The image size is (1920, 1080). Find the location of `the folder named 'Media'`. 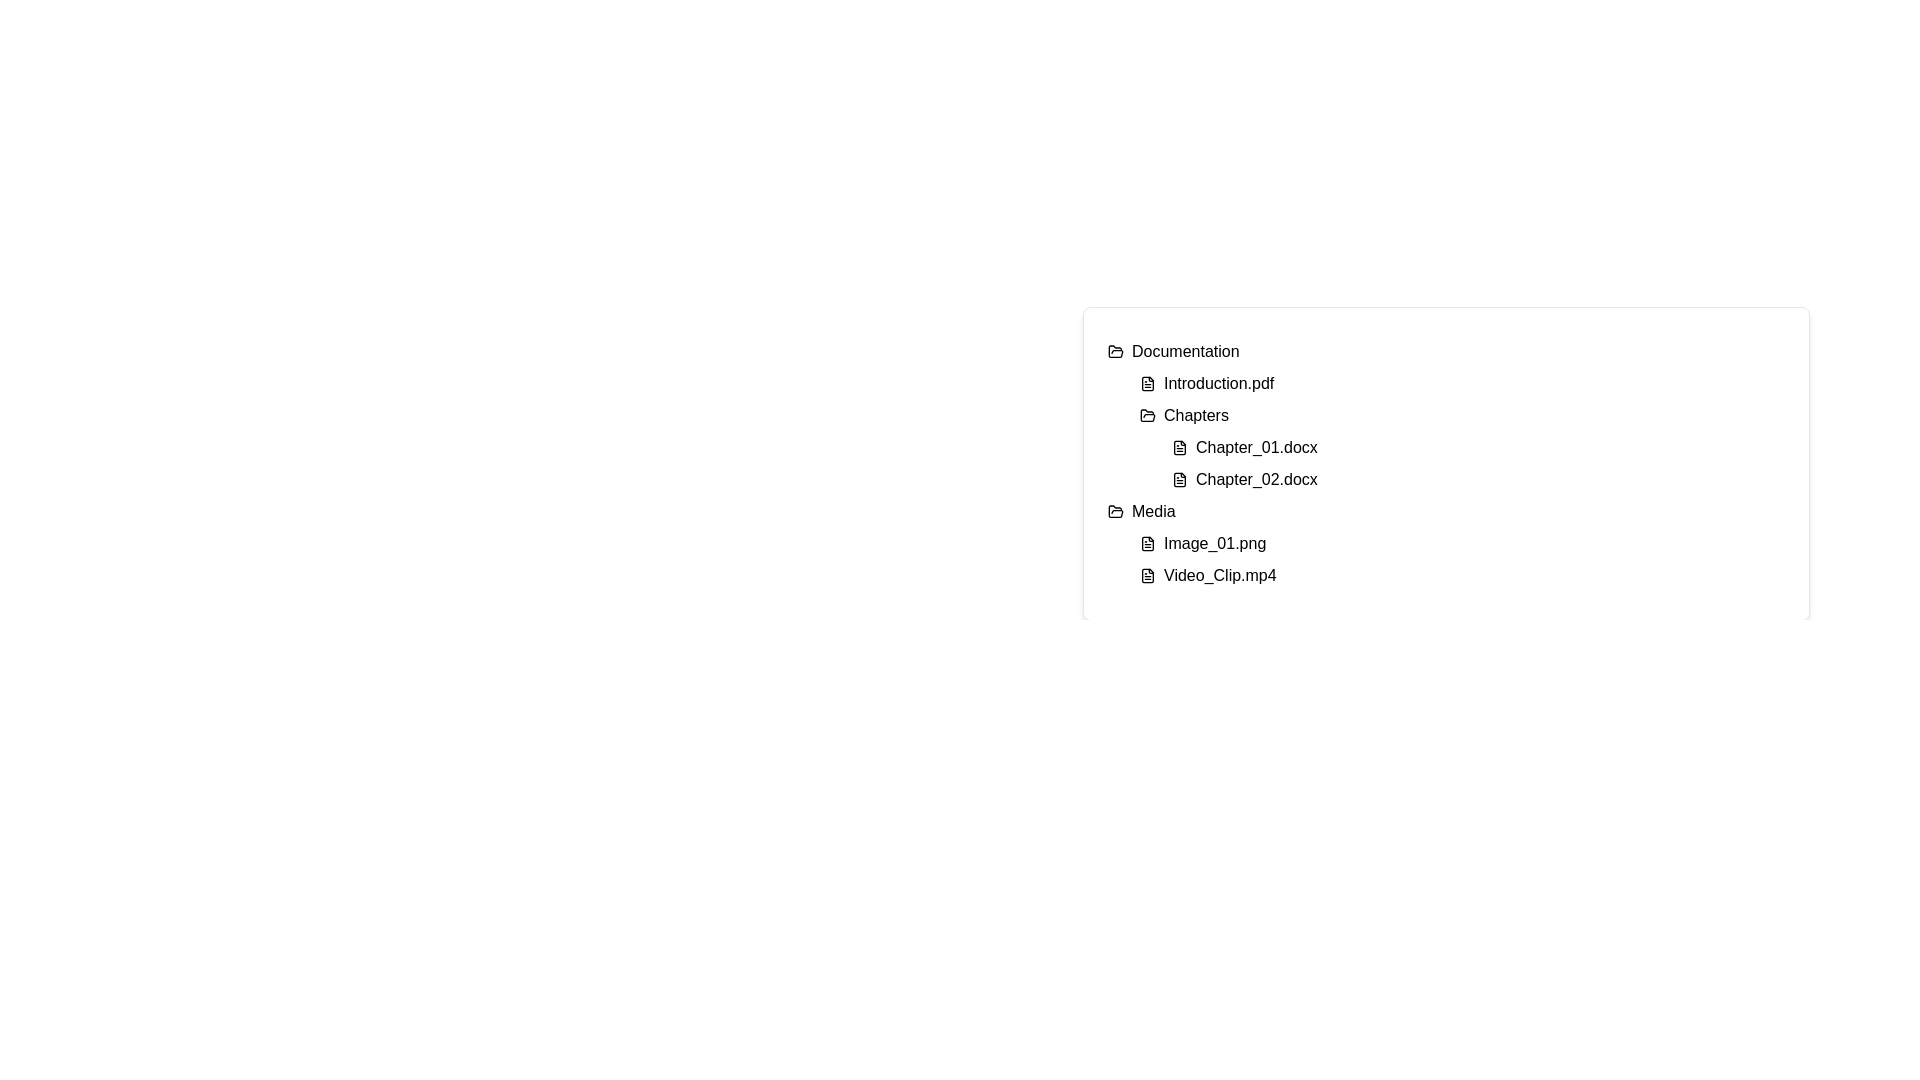

the folder named 'Media' is located at coordinates (1446, 511).